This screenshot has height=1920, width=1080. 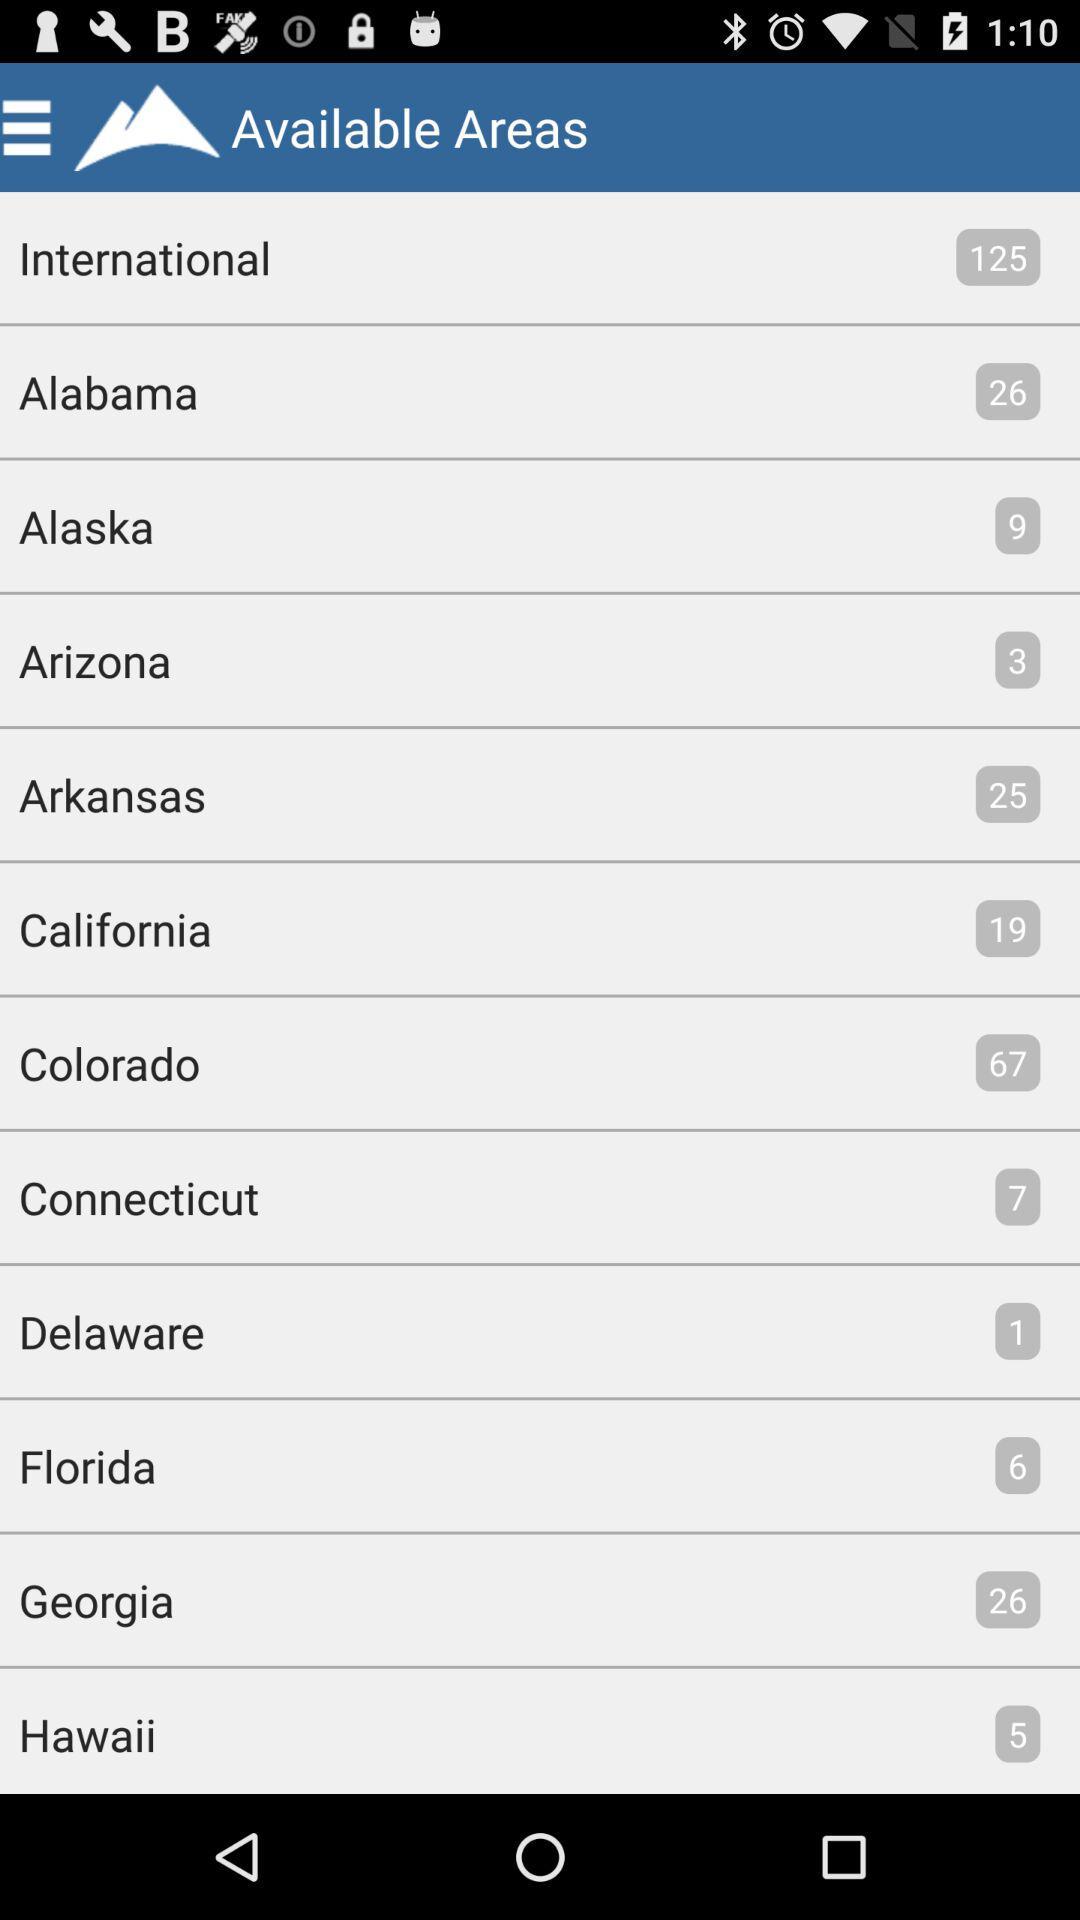 I want to click on the connecticut item, so click(x=129, y=1197).